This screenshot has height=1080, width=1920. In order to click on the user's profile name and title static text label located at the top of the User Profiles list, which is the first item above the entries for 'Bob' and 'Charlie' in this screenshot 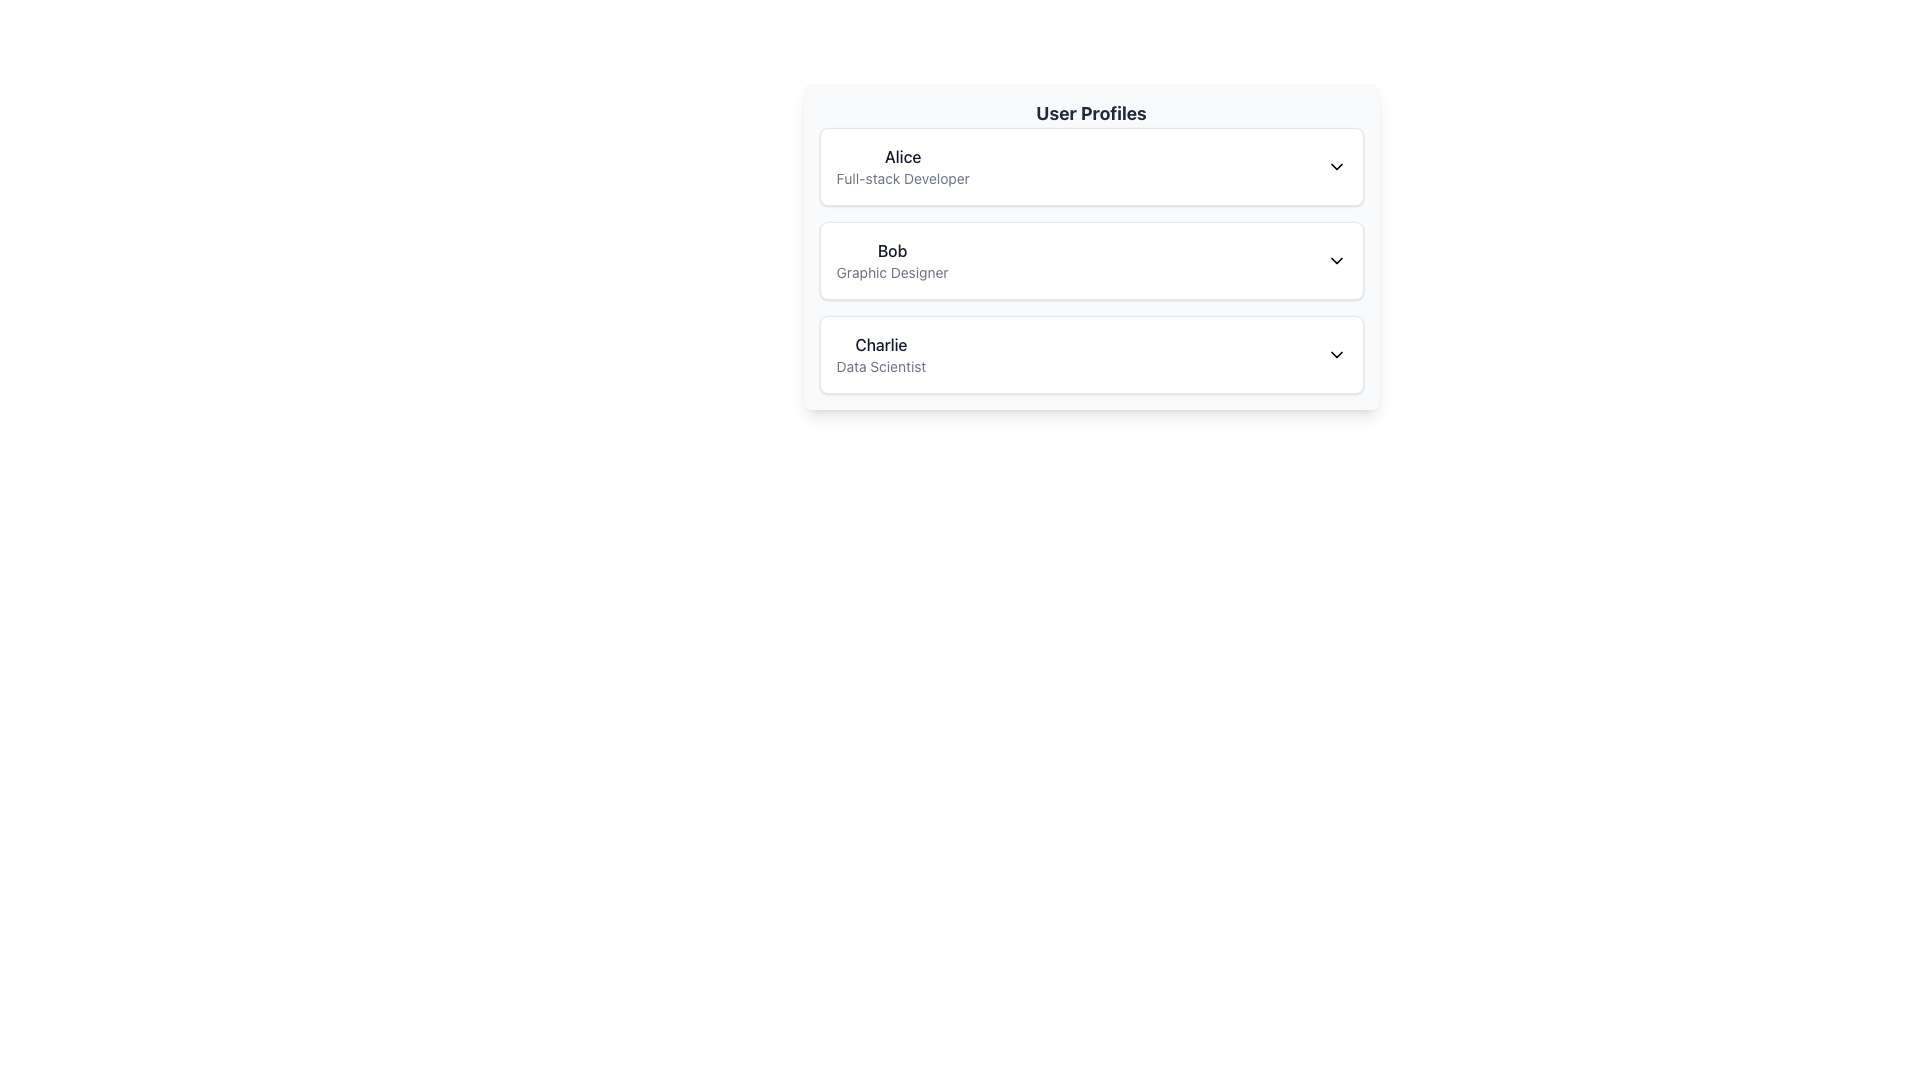, I will do `click(902, 165)`.